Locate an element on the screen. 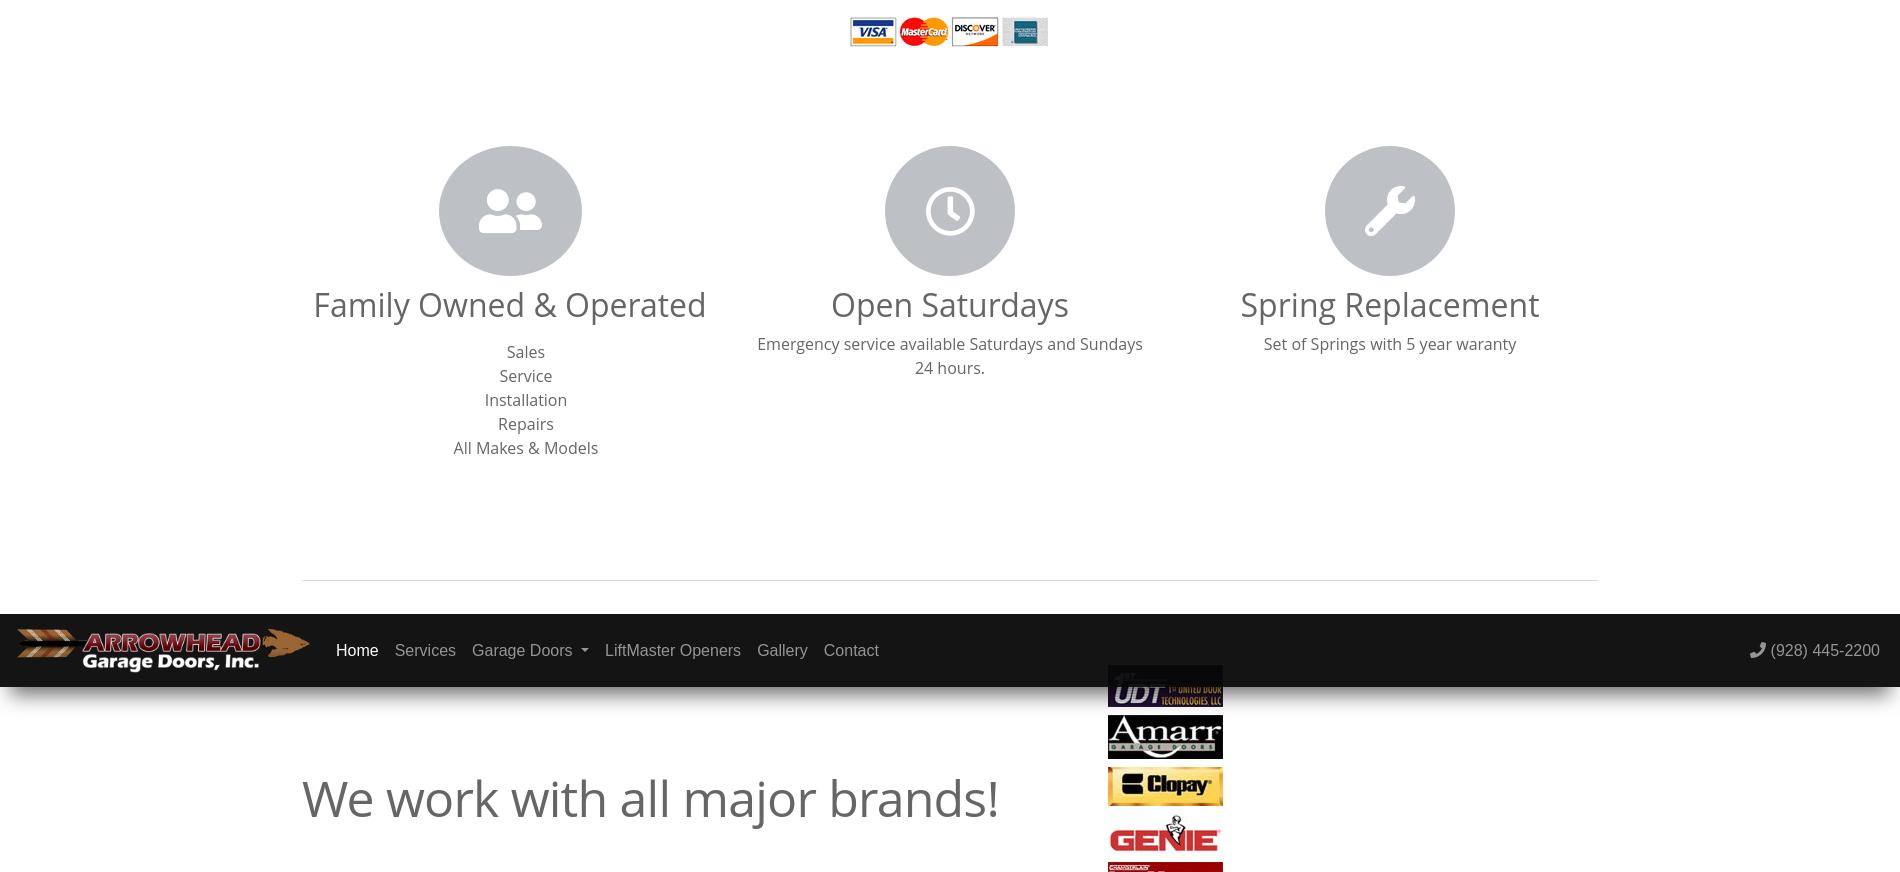 The image size is (1900, 872). '928-445-2200' is located at coordinates (1397, 136).